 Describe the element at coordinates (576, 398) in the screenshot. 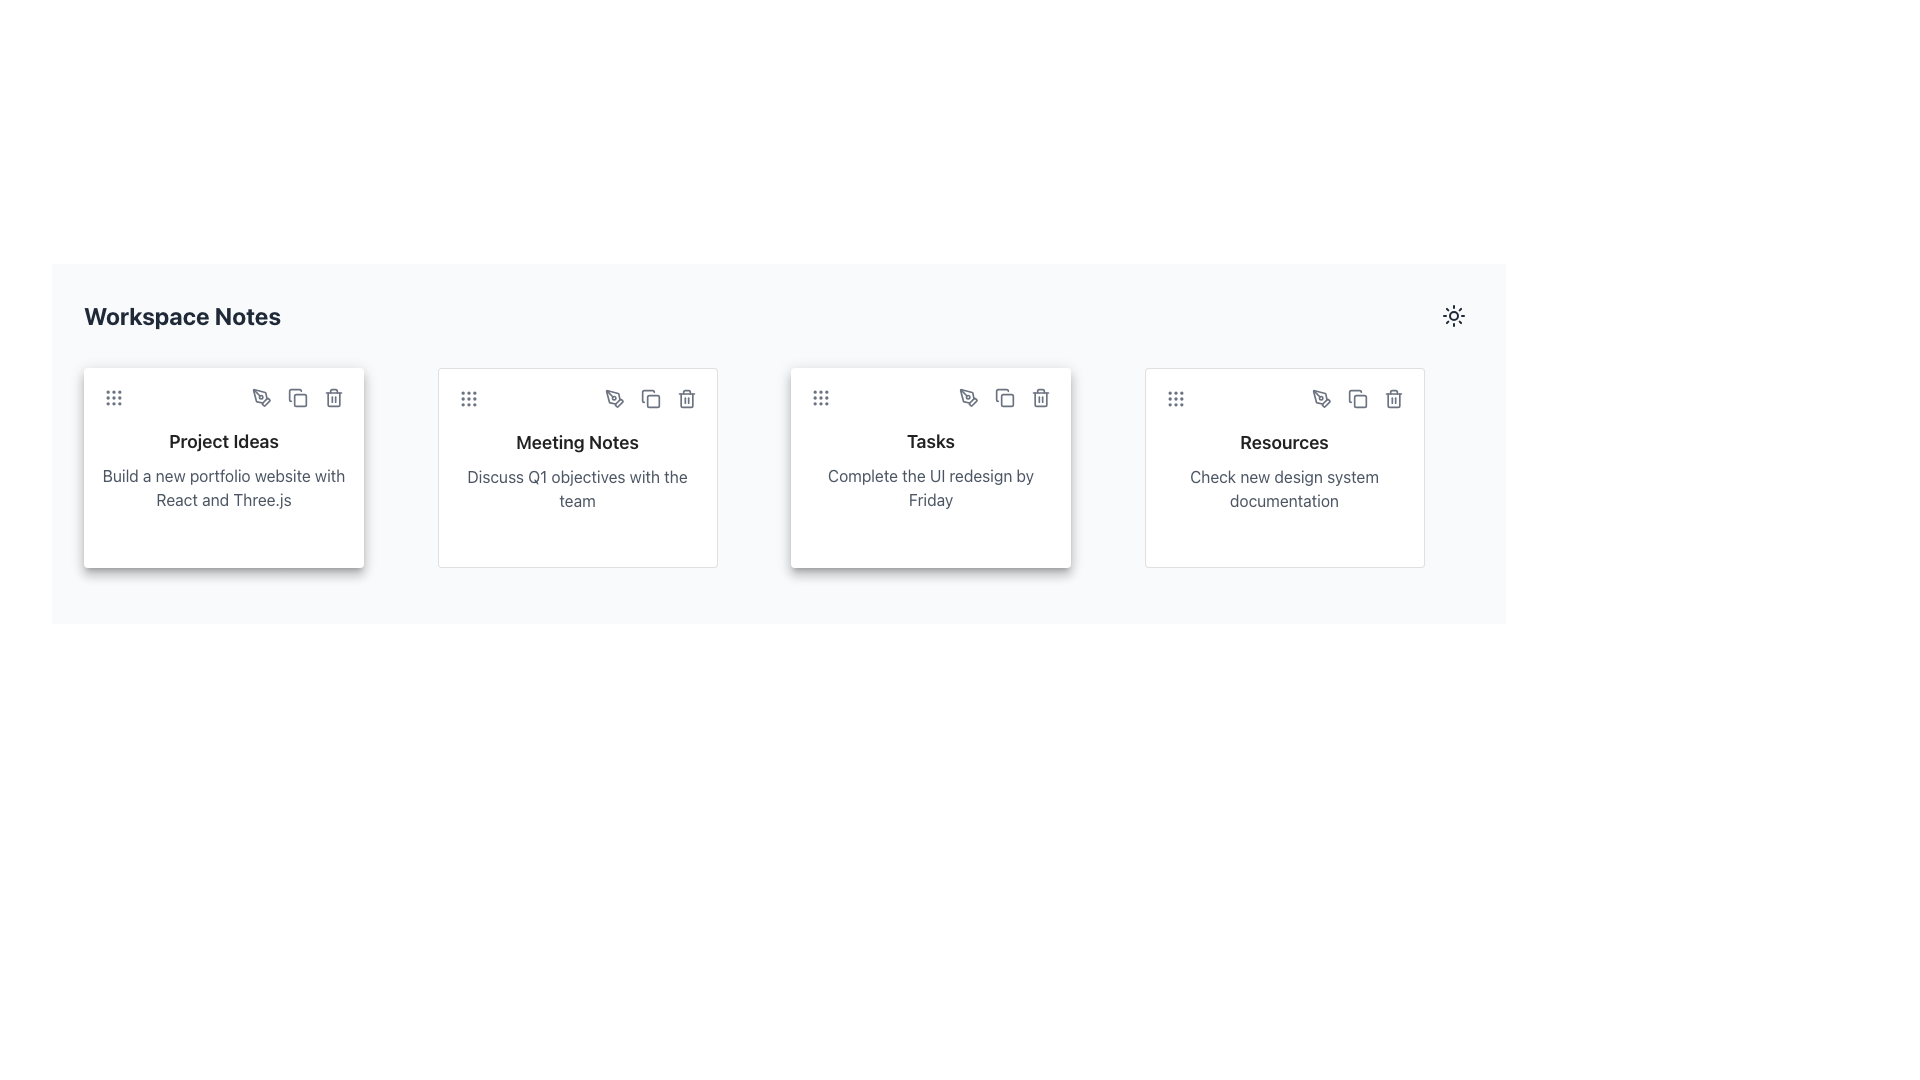

I see `one of the icons in the horizontal toolbar located at the top of the 'Meeting Notes' card` at that location.